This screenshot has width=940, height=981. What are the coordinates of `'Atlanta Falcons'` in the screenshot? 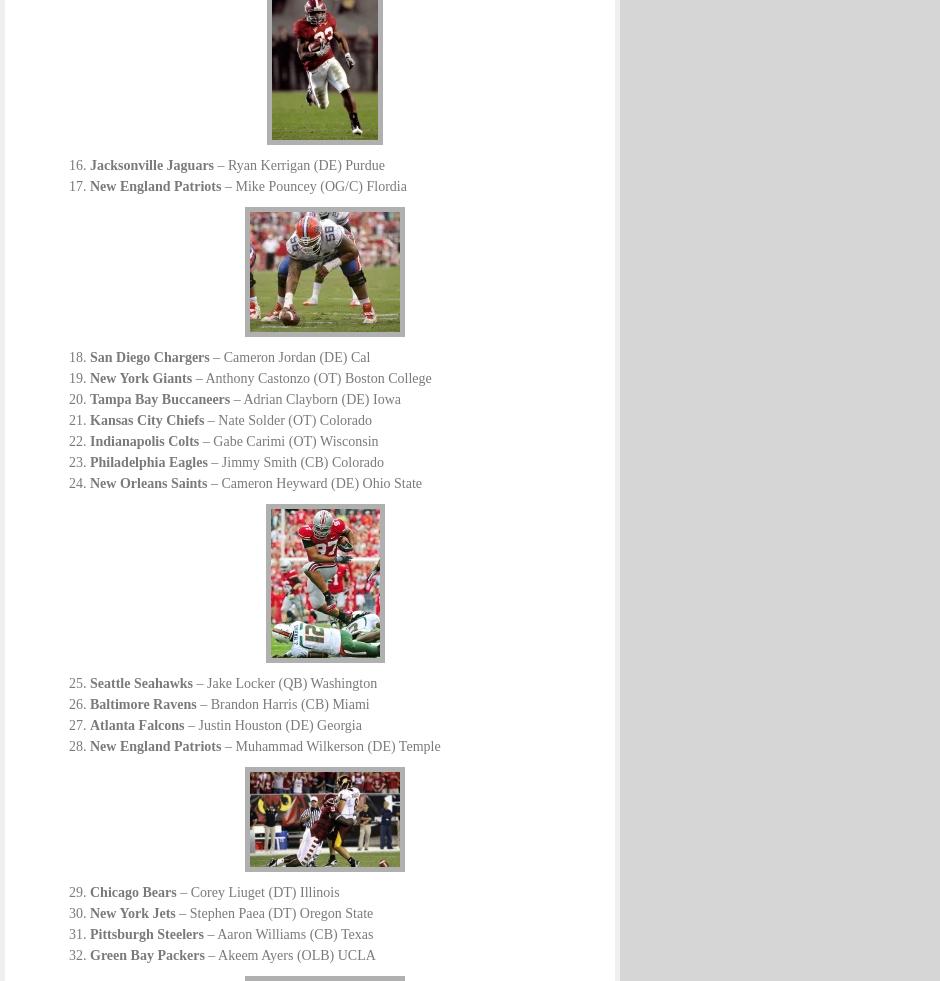 It's located at (135, 725).